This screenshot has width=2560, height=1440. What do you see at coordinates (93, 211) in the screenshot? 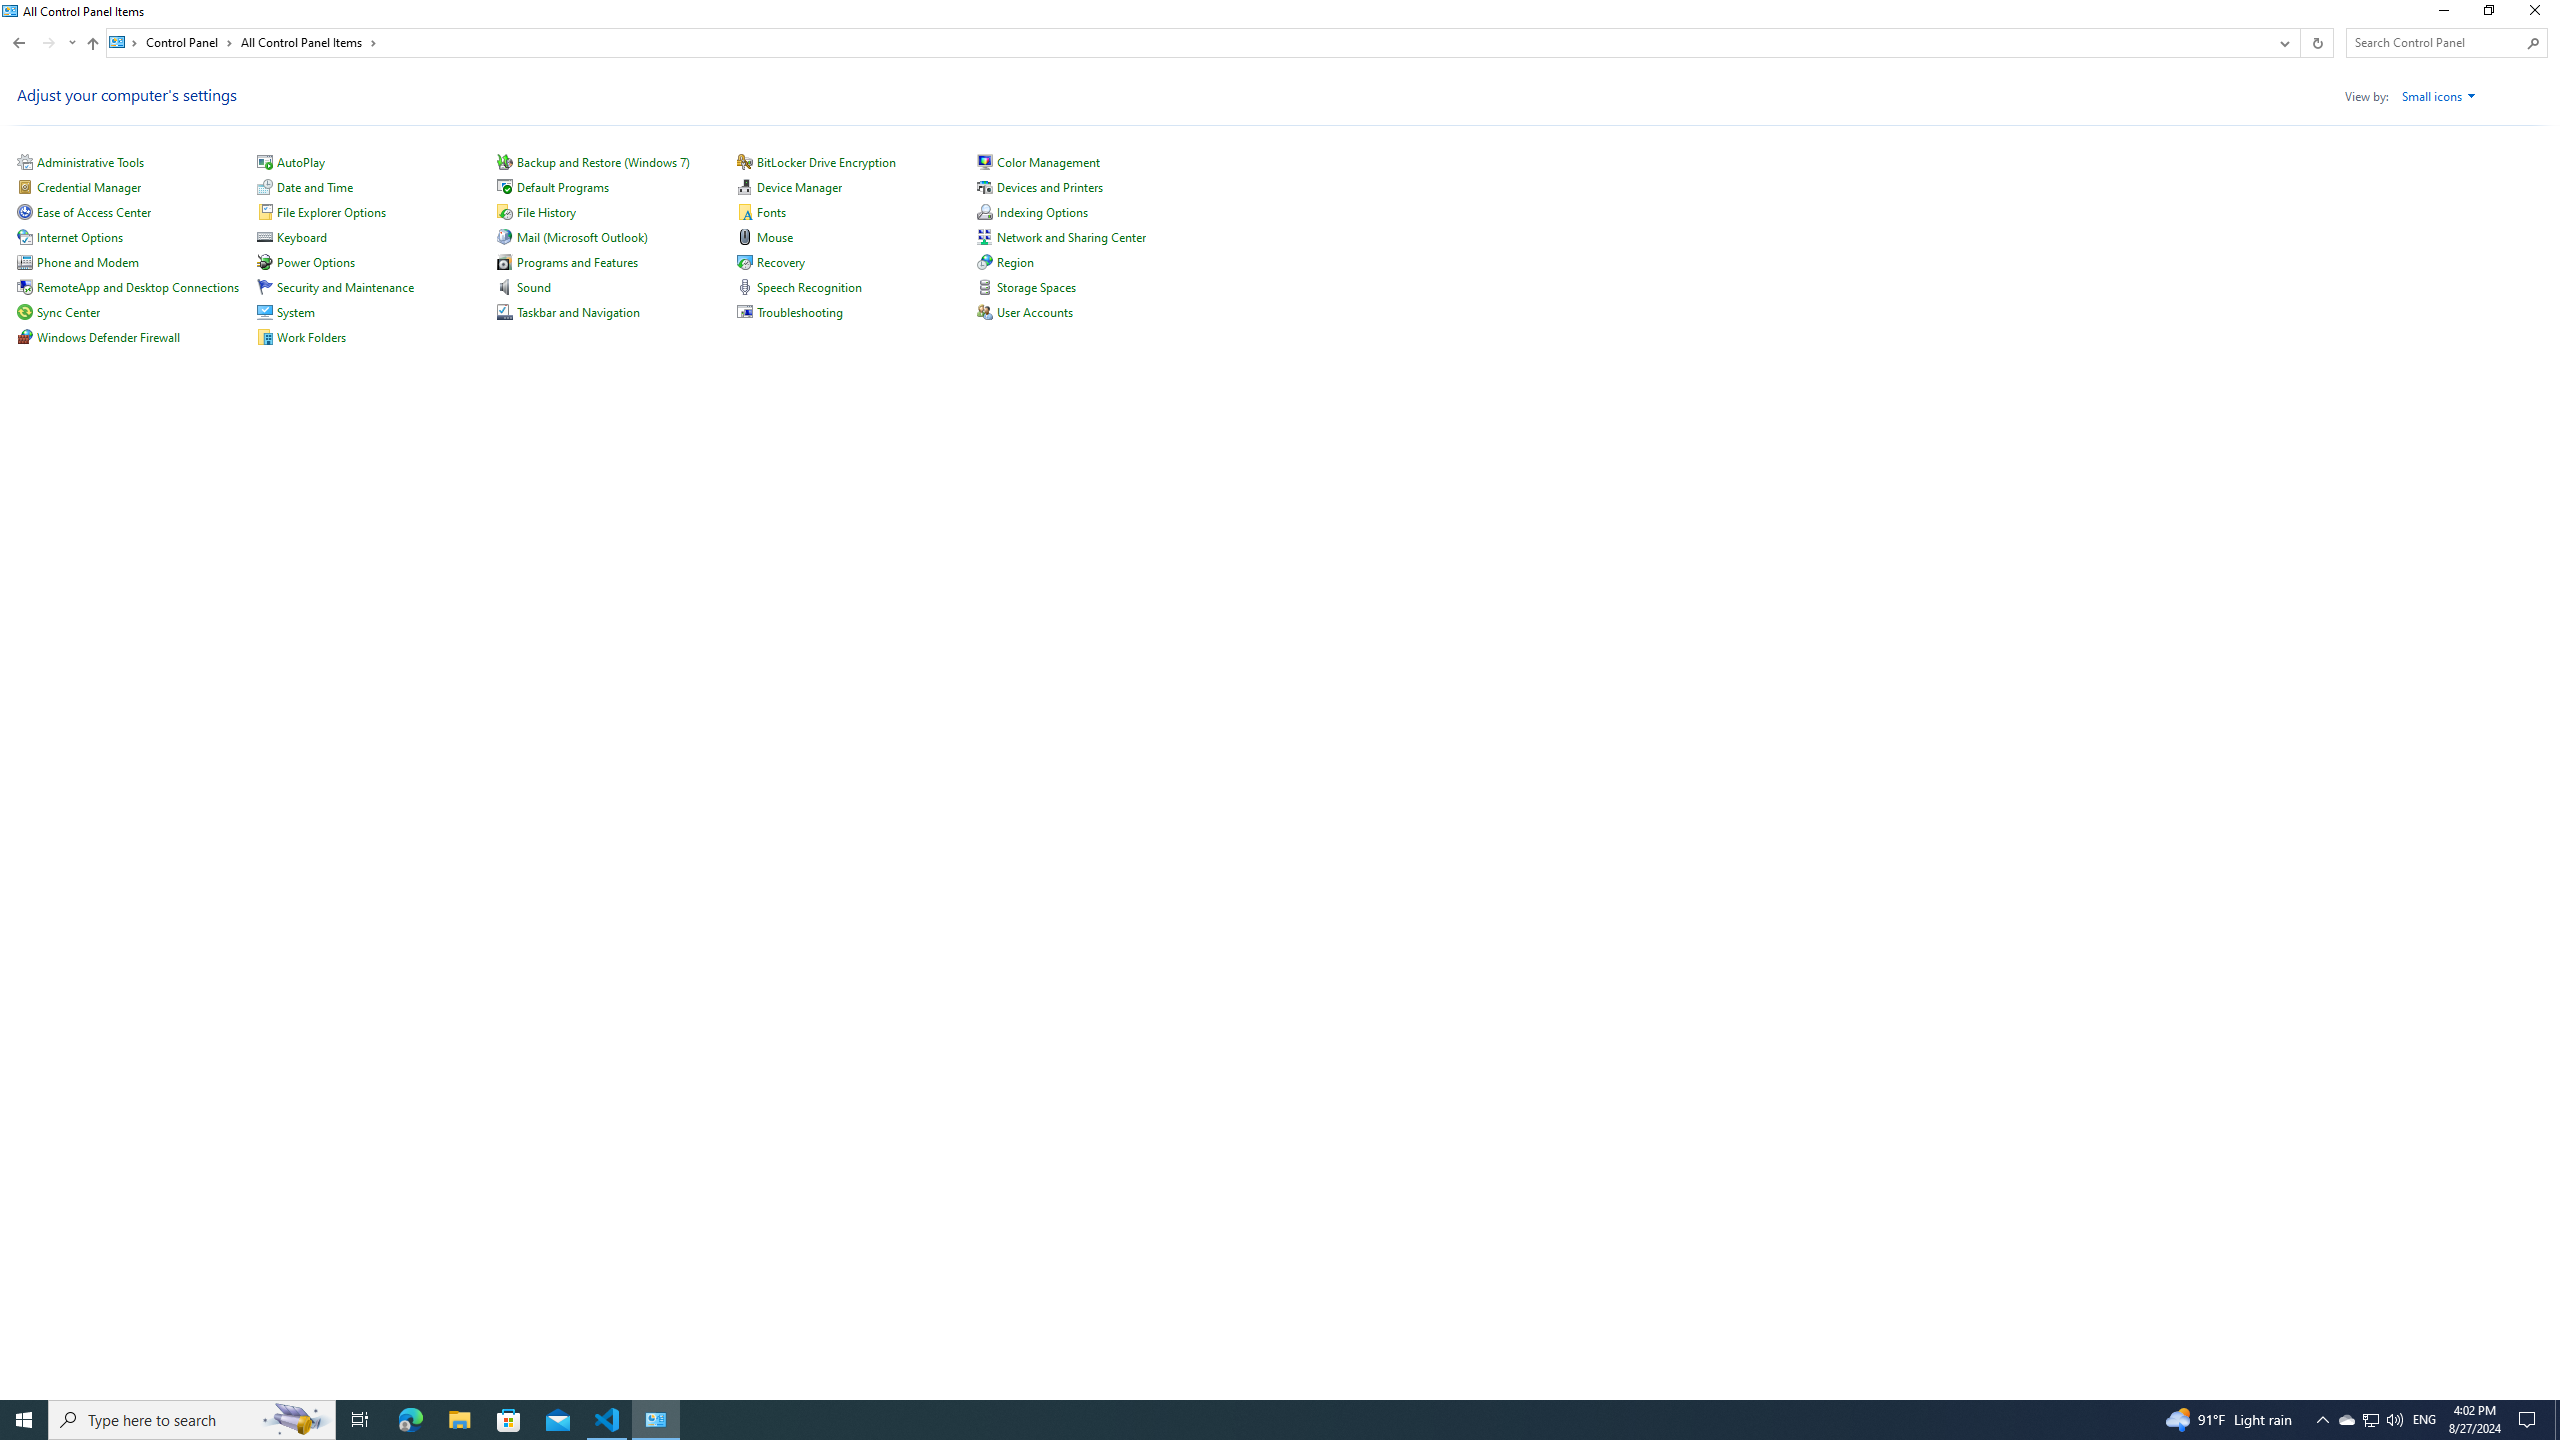
I see `'Ease of Access Center'` at bounding box center [93, 211].